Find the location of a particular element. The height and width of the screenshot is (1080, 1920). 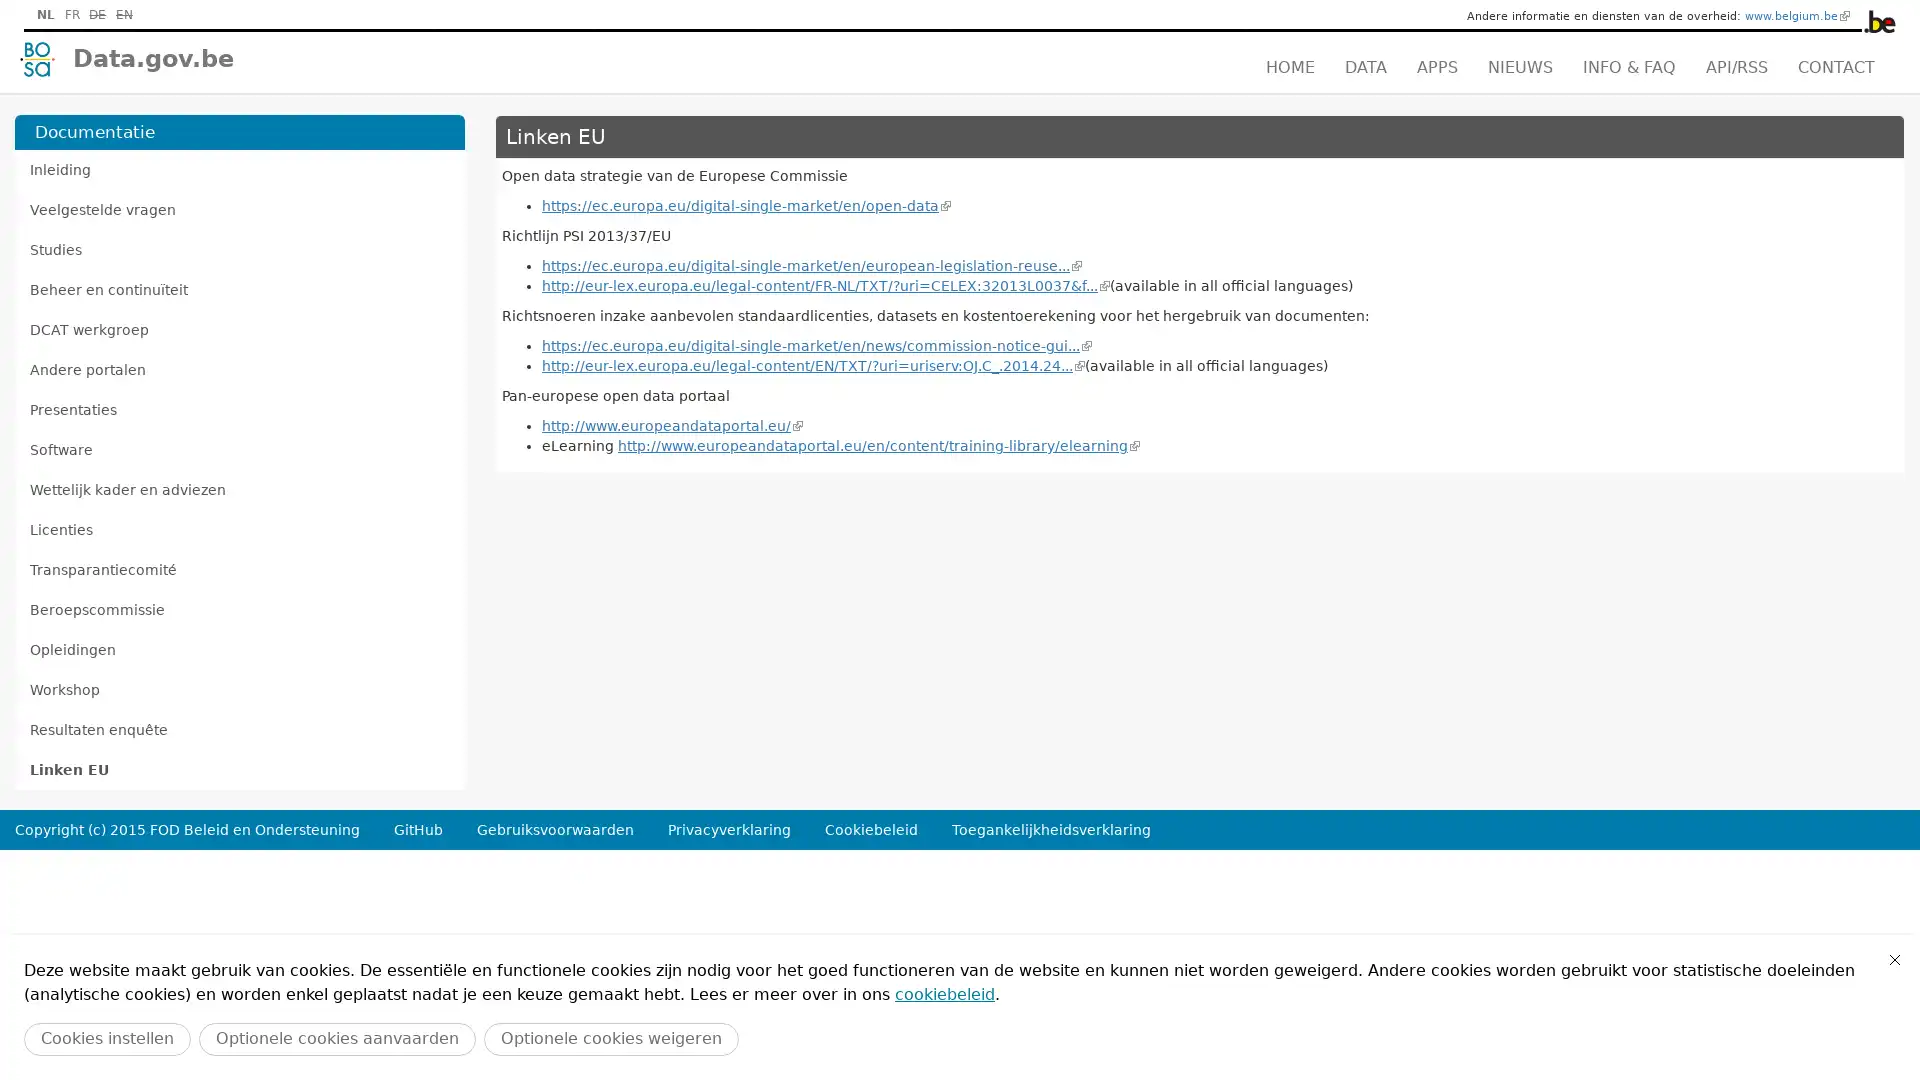

Sluiten is located at coordinates (1894, 959).